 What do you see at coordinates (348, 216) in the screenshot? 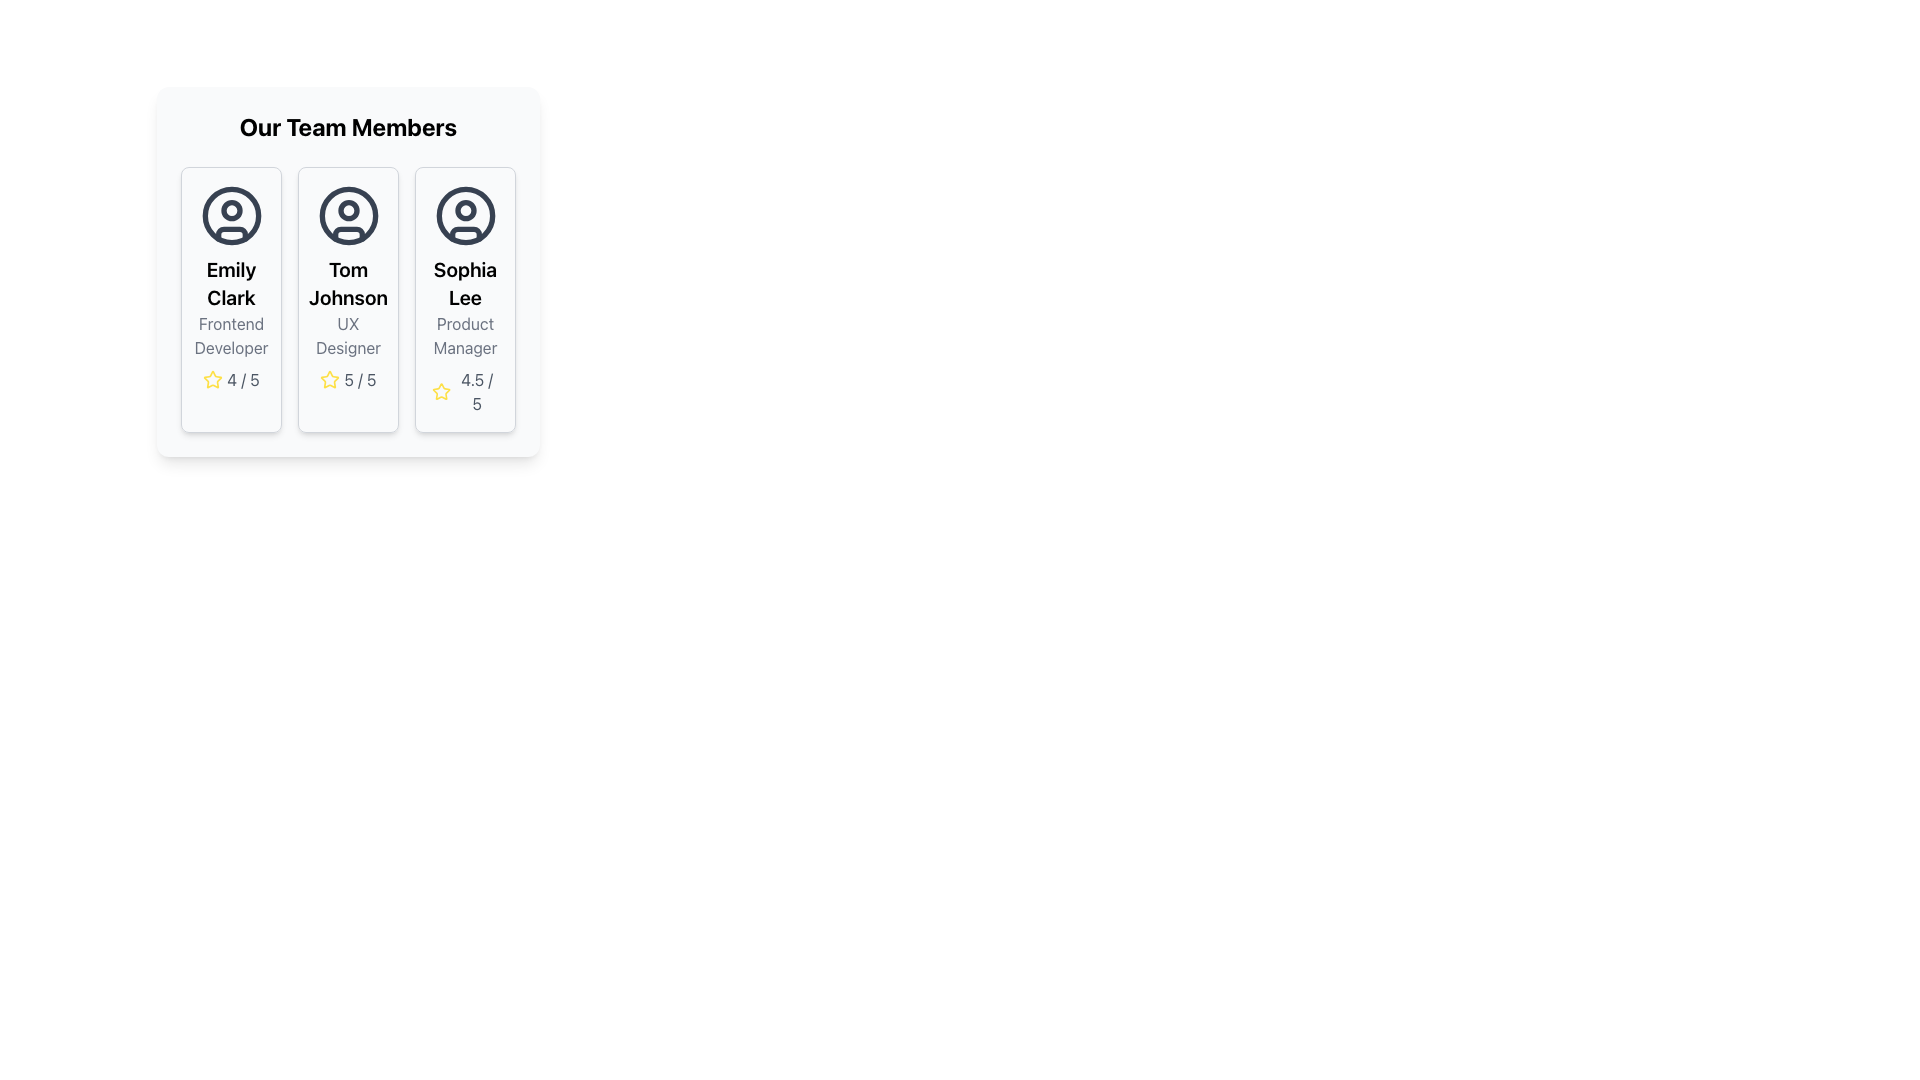
I see `the circular profile icon for 'Tom Johnson', which is the largest circle in the 'Our Team Members' grid layout` at bounding box center [348, 216].